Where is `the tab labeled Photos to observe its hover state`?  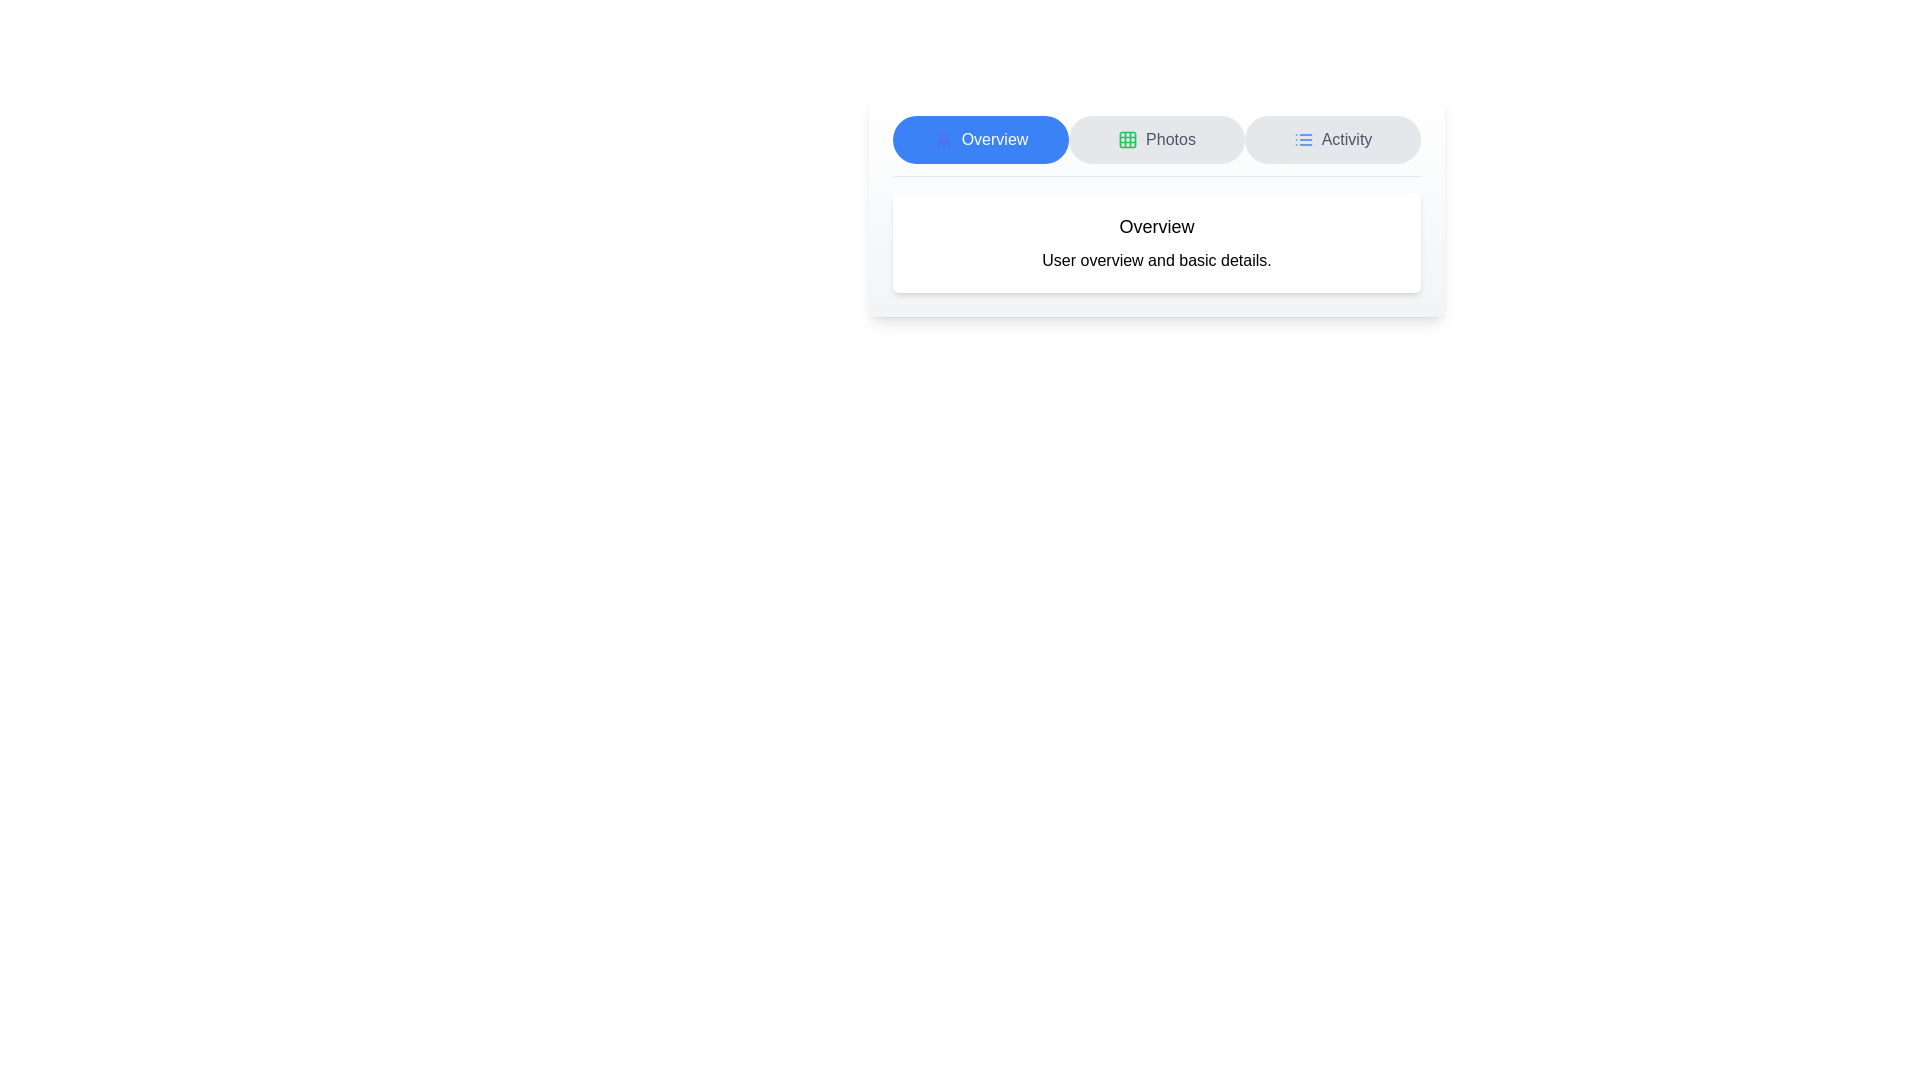 the tab labeled Photos to observe its hover state is located at coordinates (1156, 138).